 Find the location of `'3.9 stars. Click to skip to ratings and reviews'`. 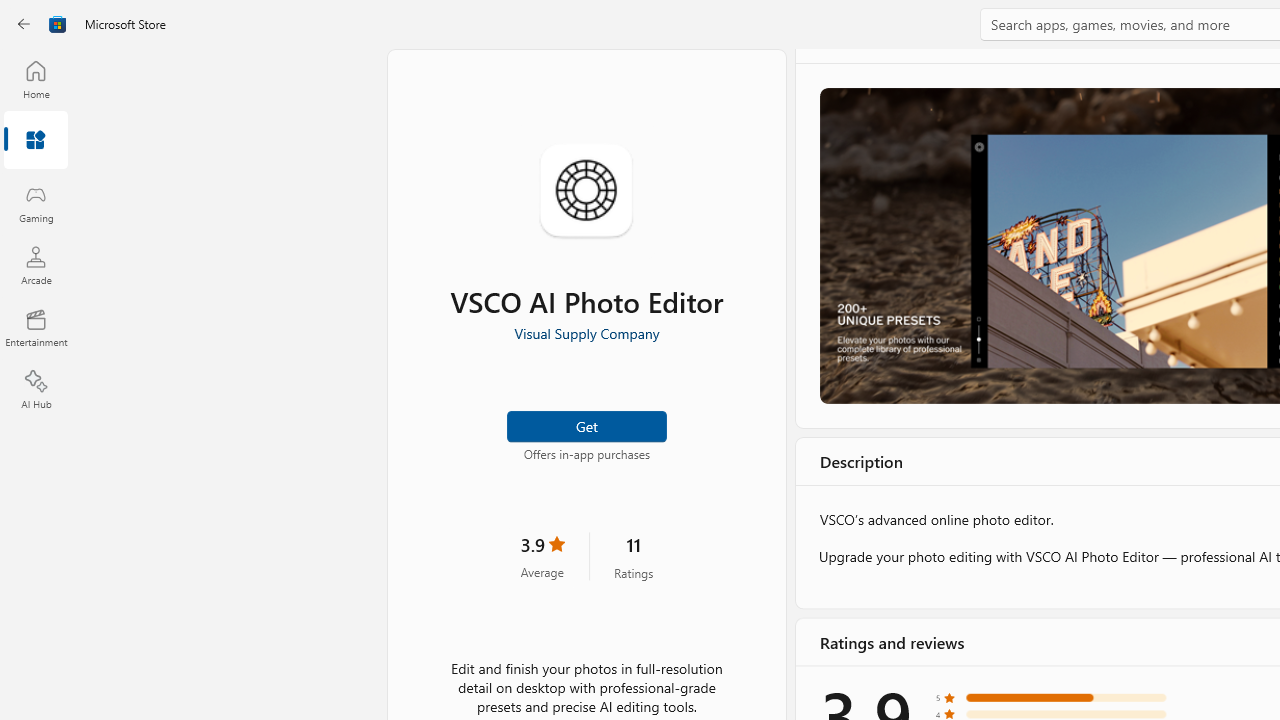

'3.9 stars. Click to skip to ratings and reviews' is located at coordinates (542, 556).